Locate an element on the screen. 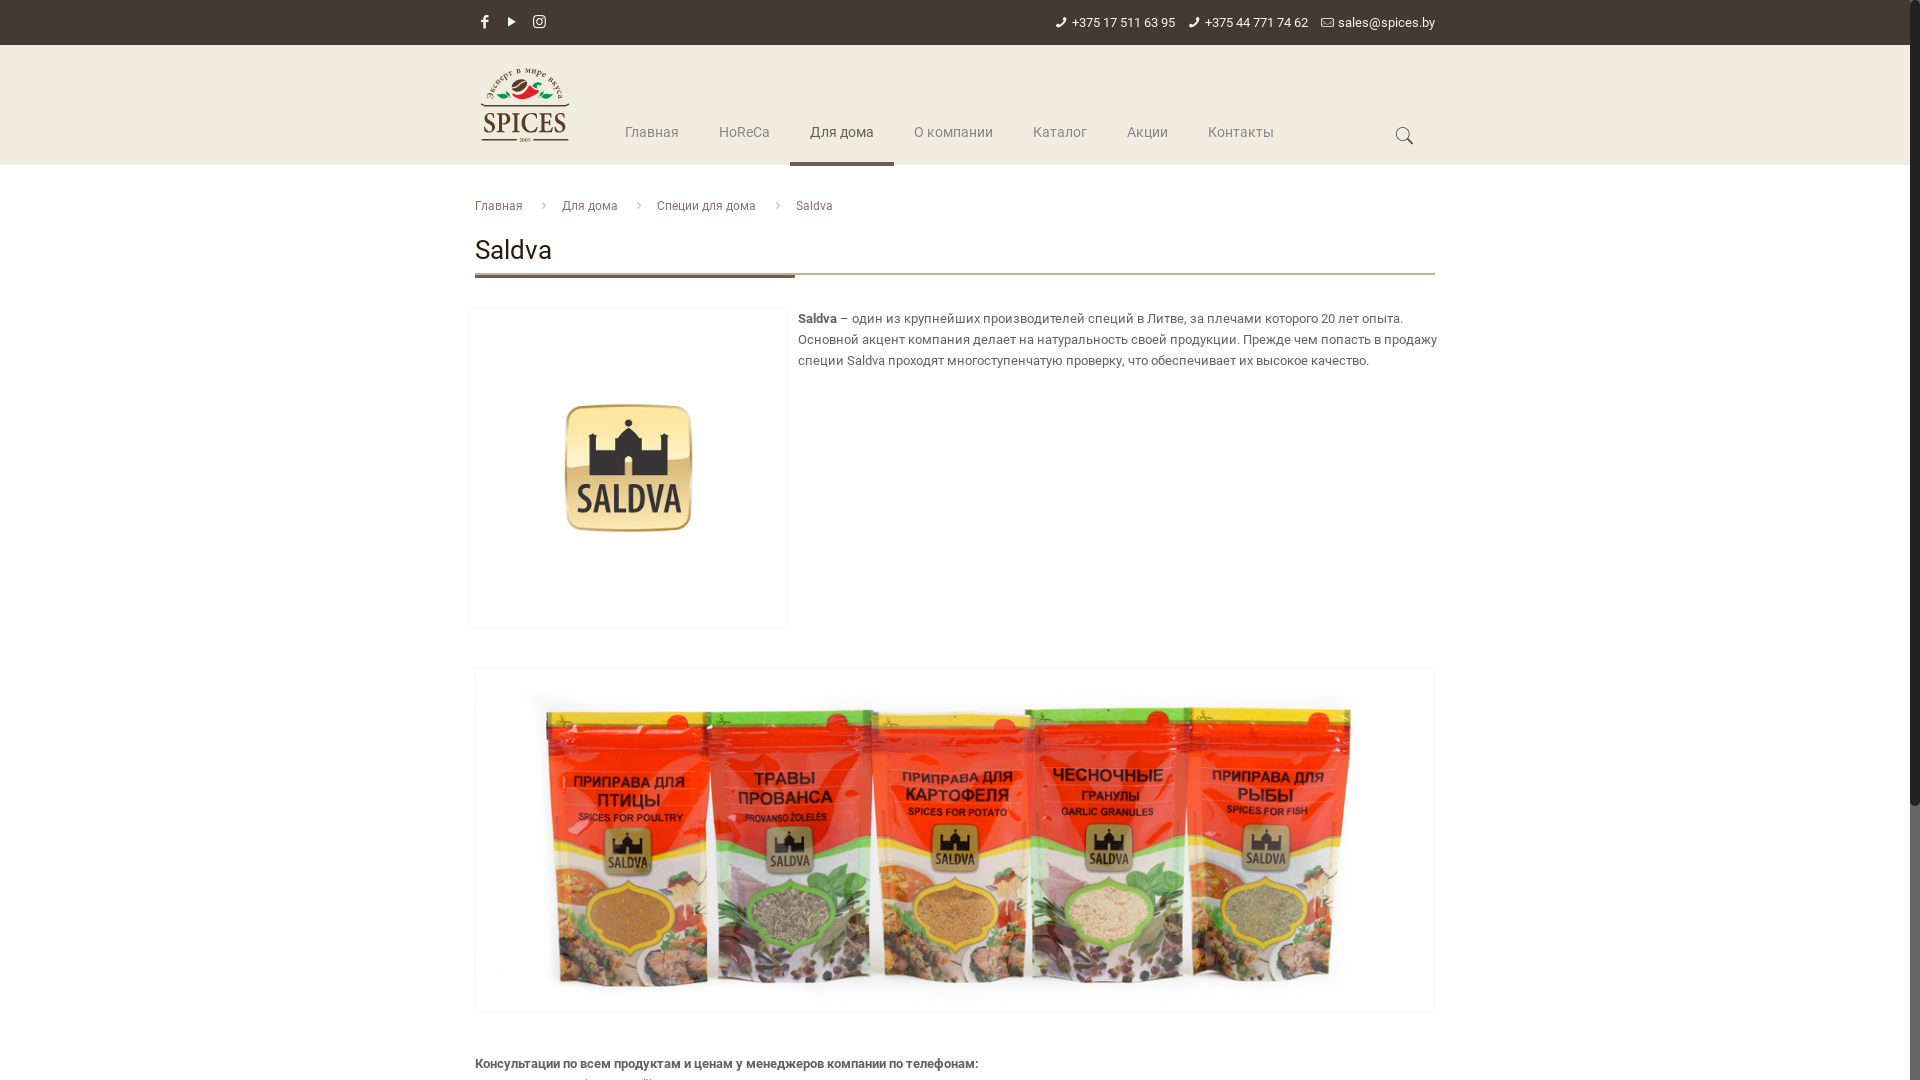 This screenshot has width=1920, height=1080. 'spices.by' is located at coordinates (524, 104).